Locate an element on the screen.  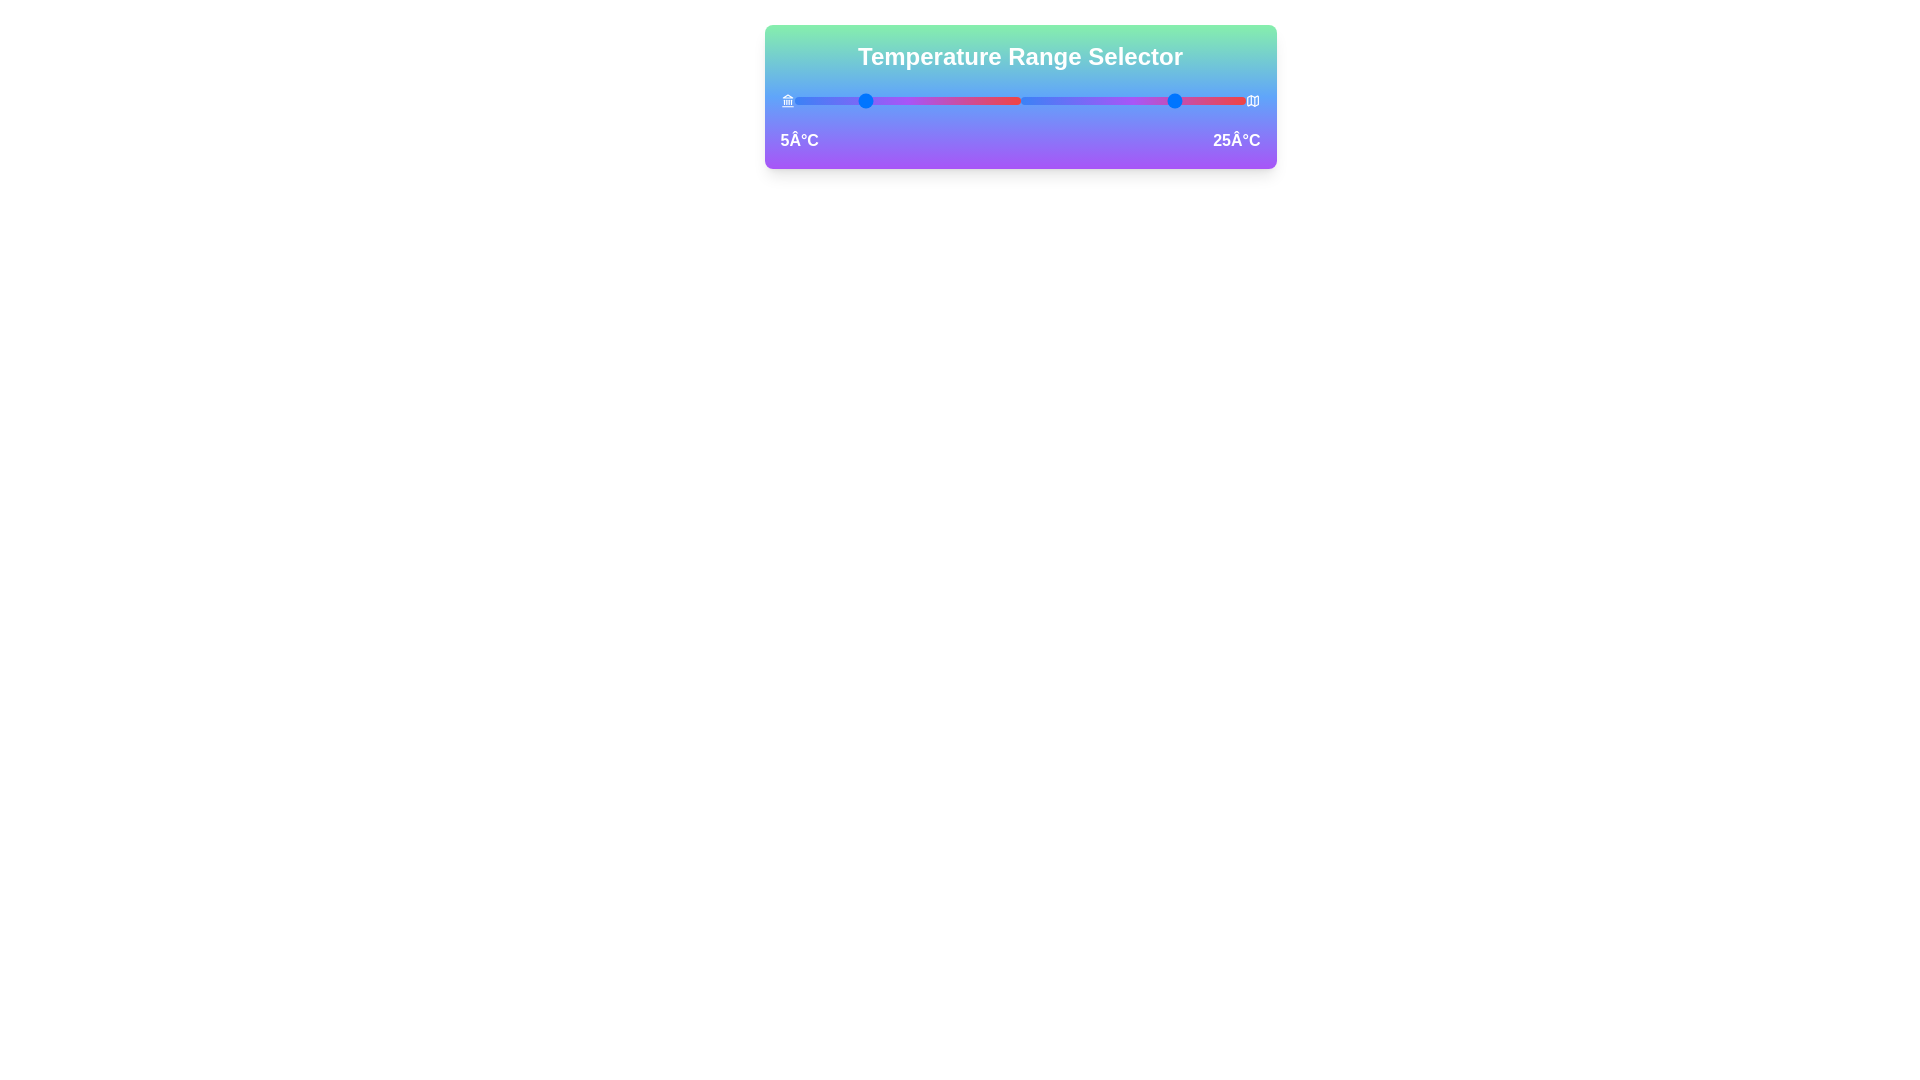
the landmark icon is located at coordinates (786, 100).